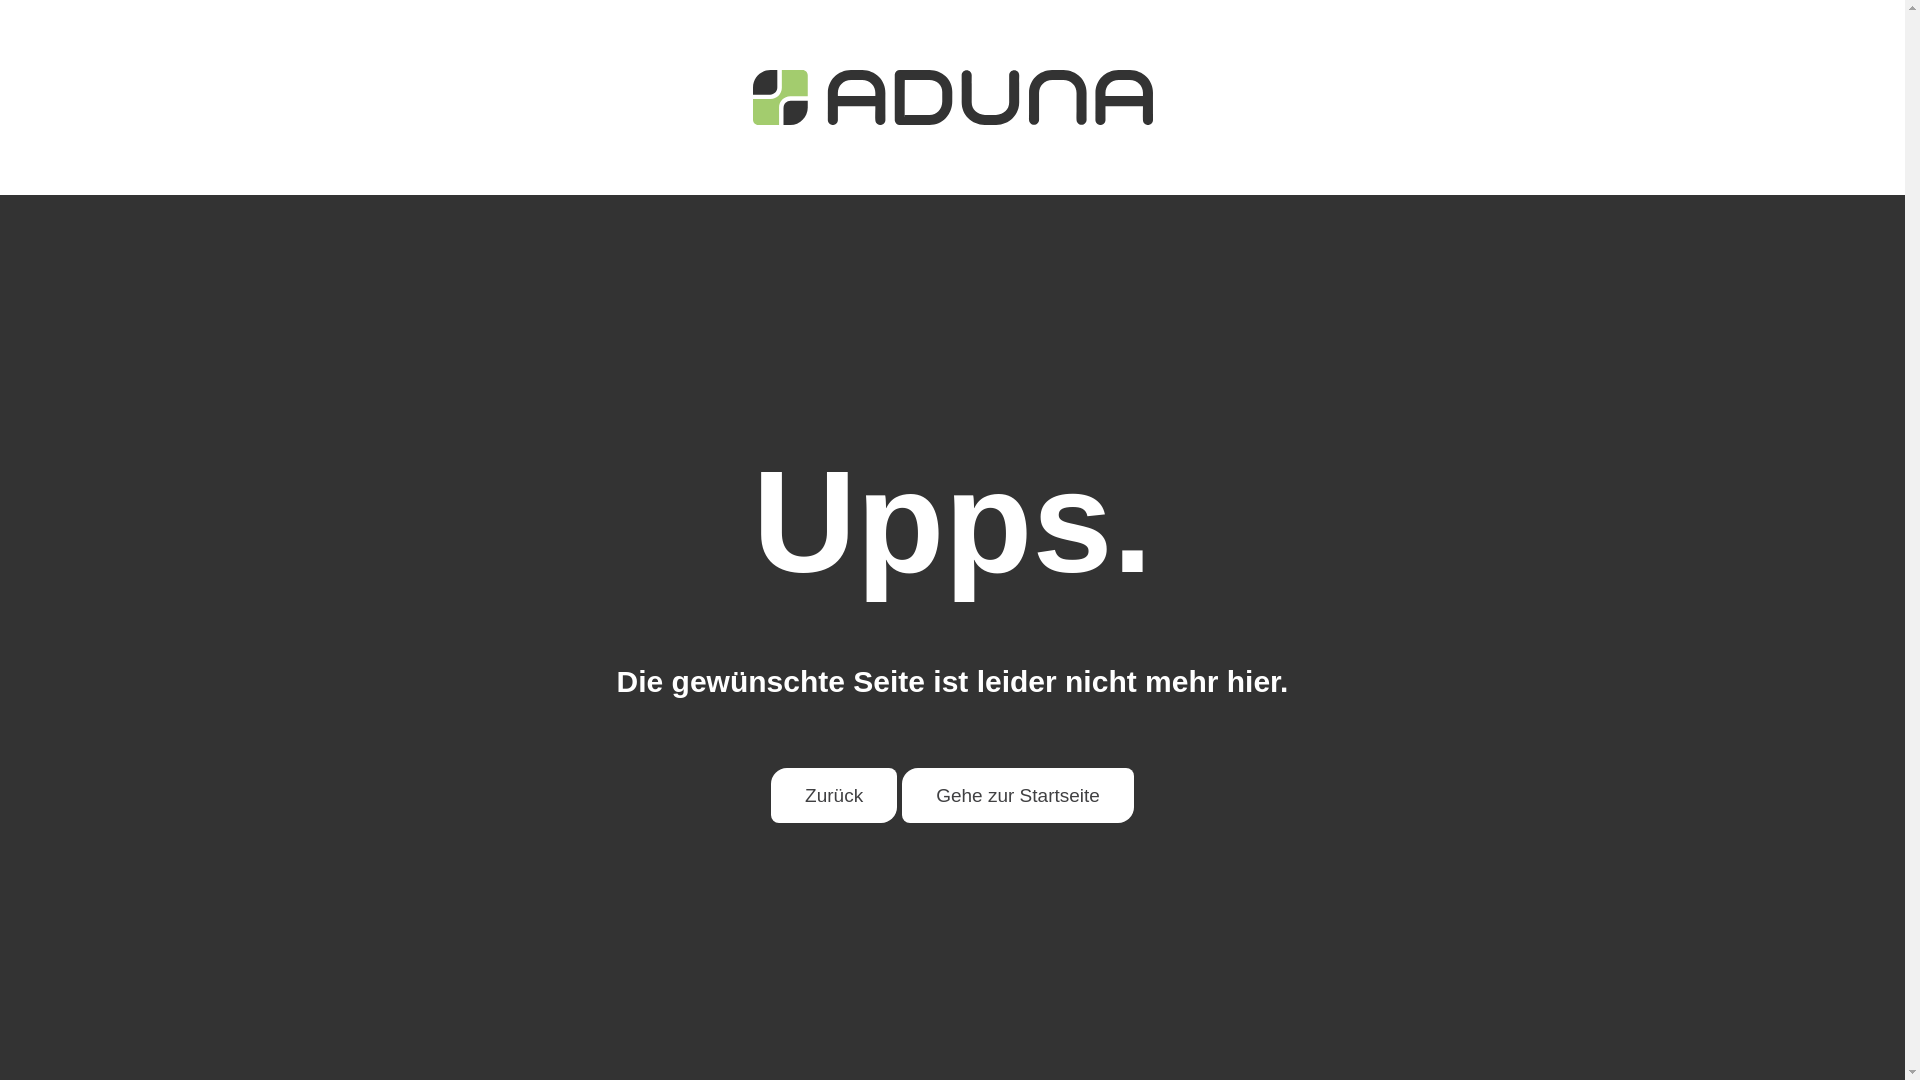 The height and width of the screenshot is (1080, 1920). What do you see at coordinates (1017, 794) in the screenshot?
I see `'Gehe zur Startseite'` at bounding box center [1017, 794].